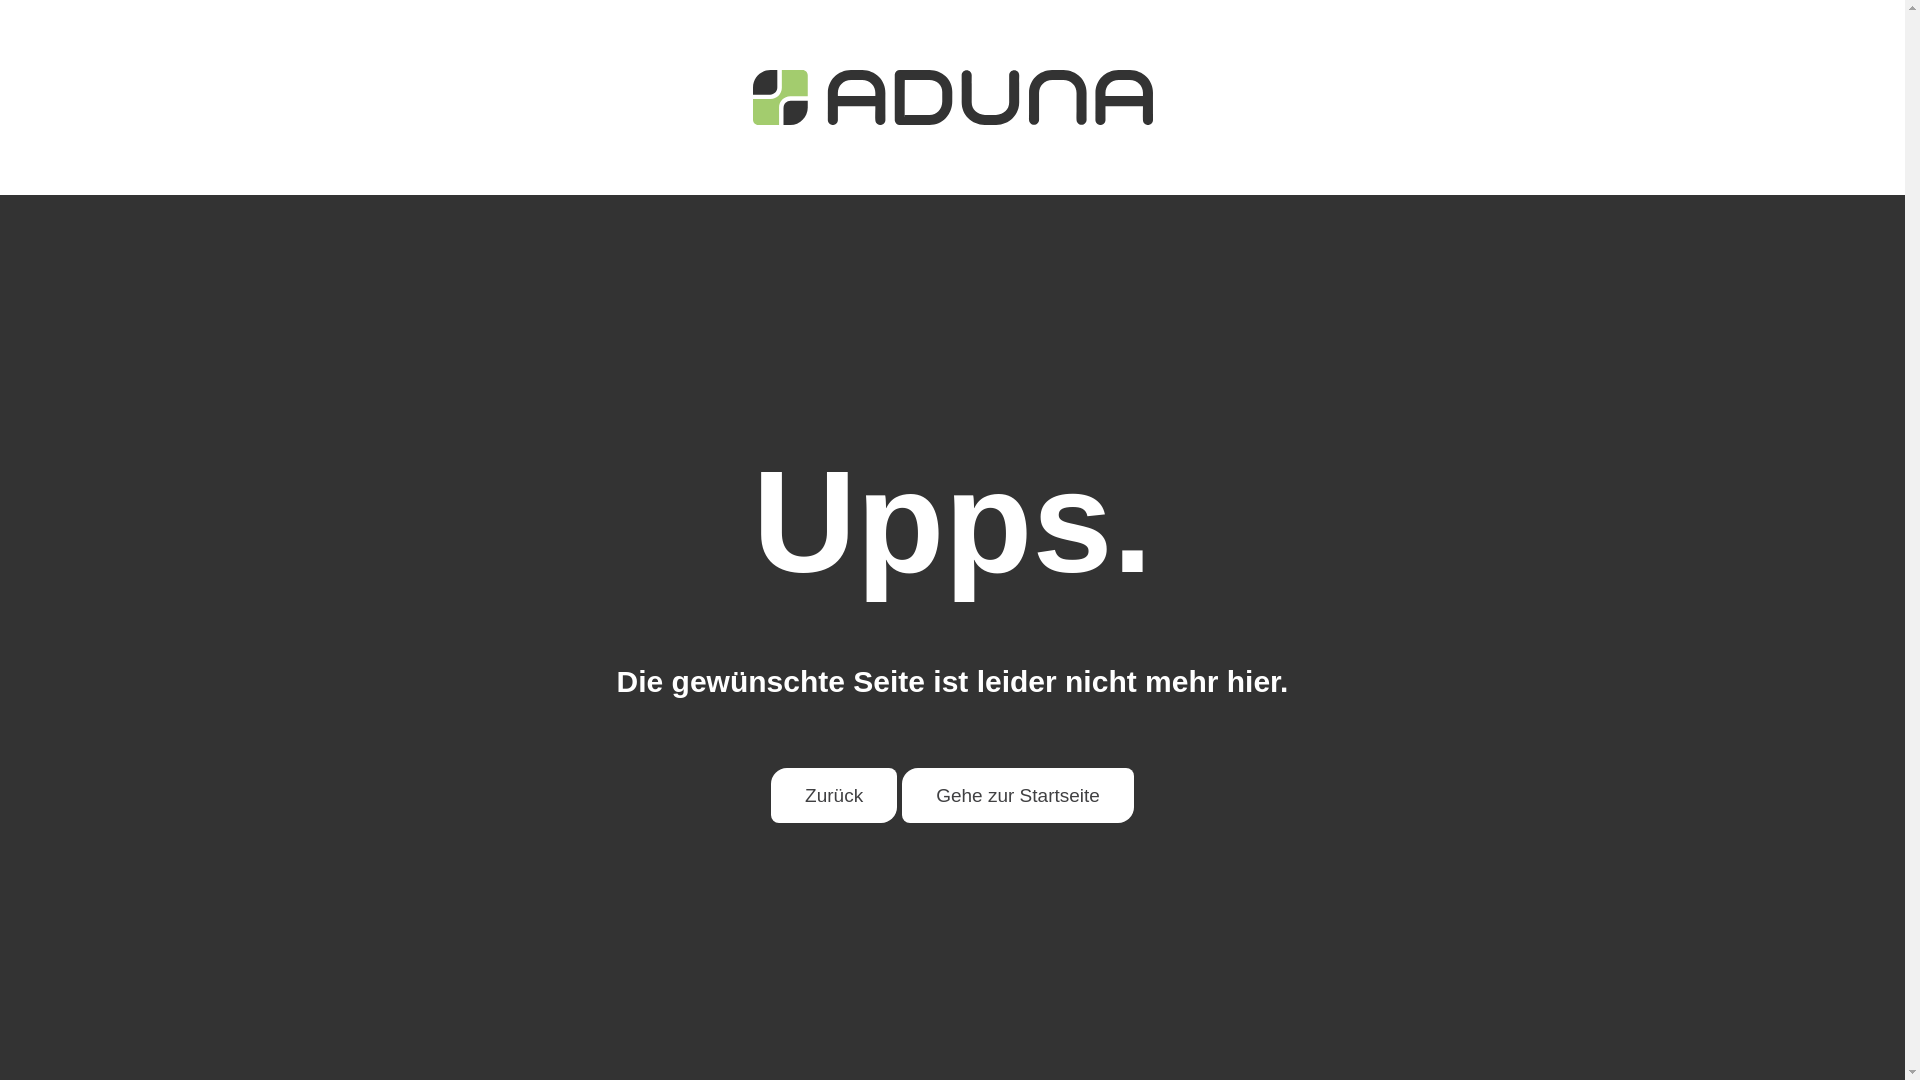 The height and width of the screenshot is (1080, 1920). What do you see at coordinates (1017, 794) in the screenshot?
I see `'Gehe zur Startseite'` at bounding box center [1017, 794].